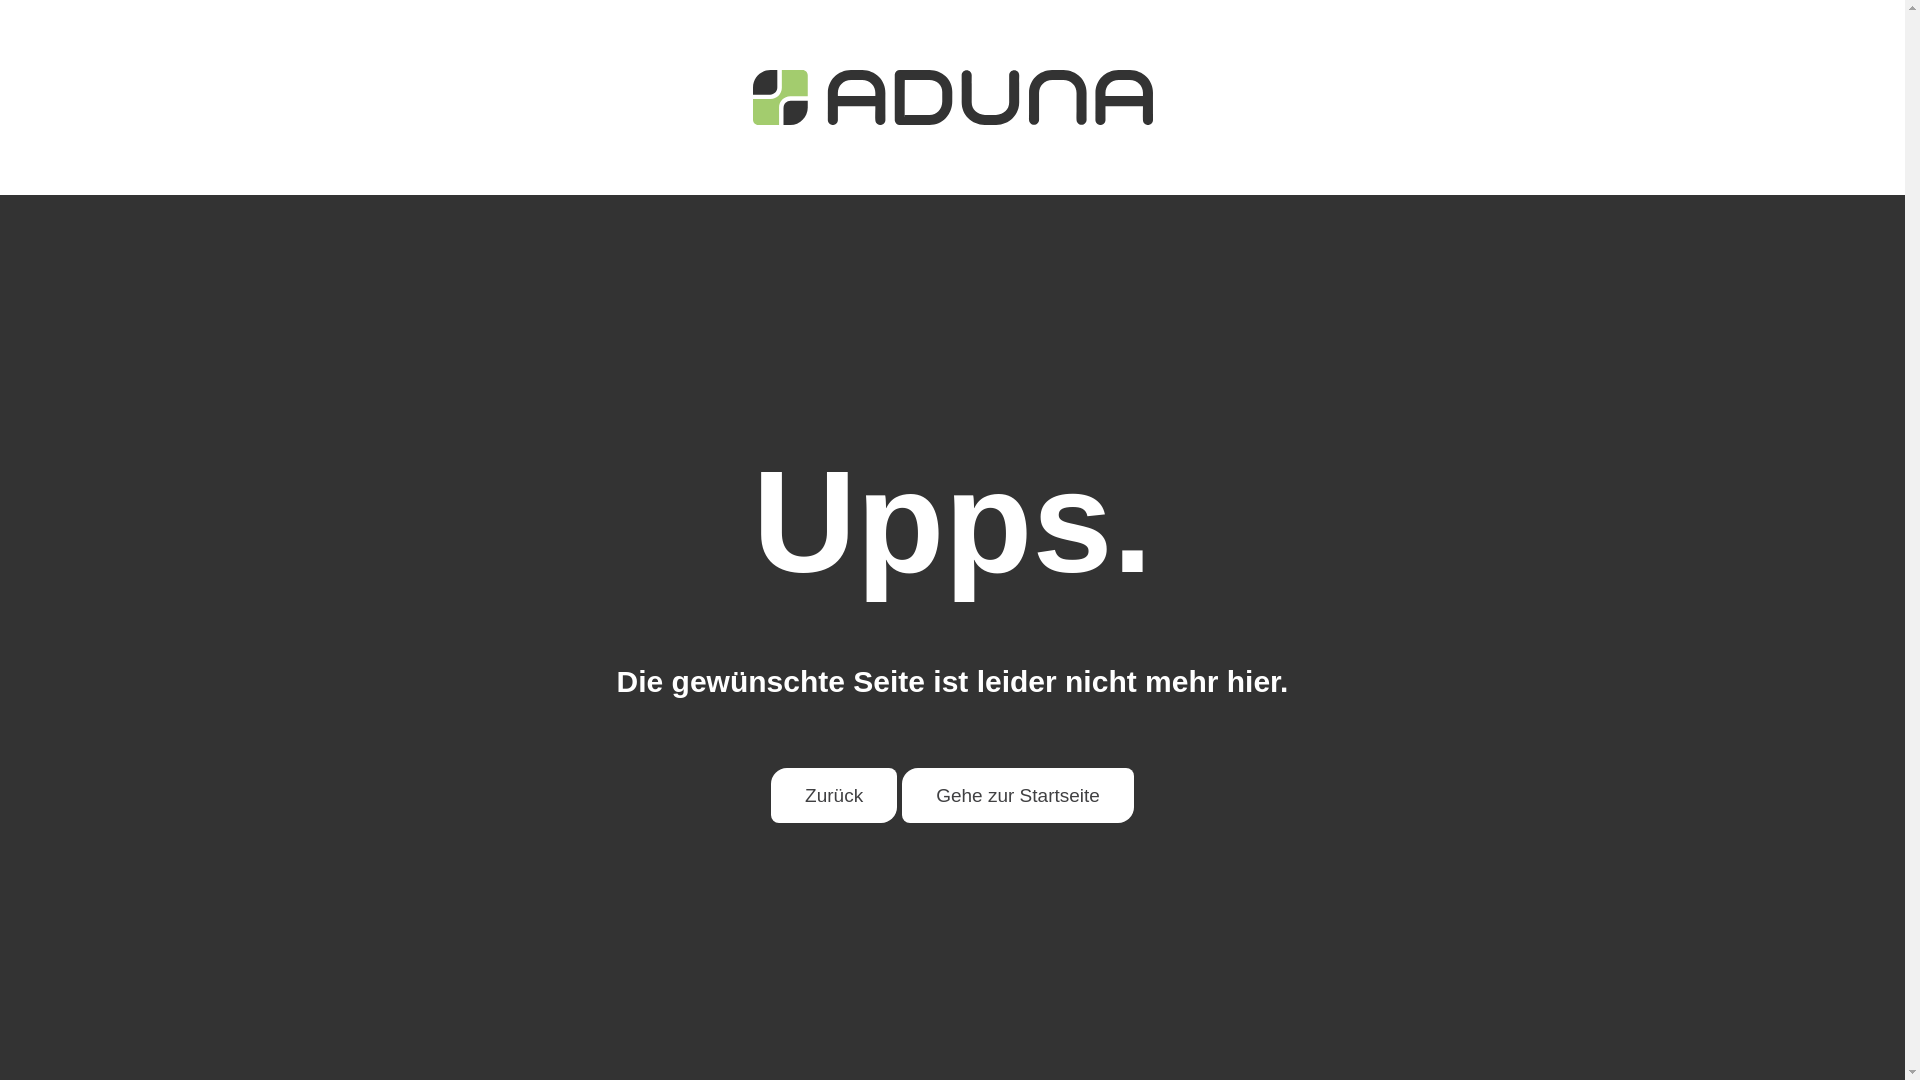 The height and width of the screenshot is (1080, 1920). What do you see at coordinates (1017, 794) in the screenshot?
I see `'Gehe zur Startseite'` at bounding box center [1017, 794].